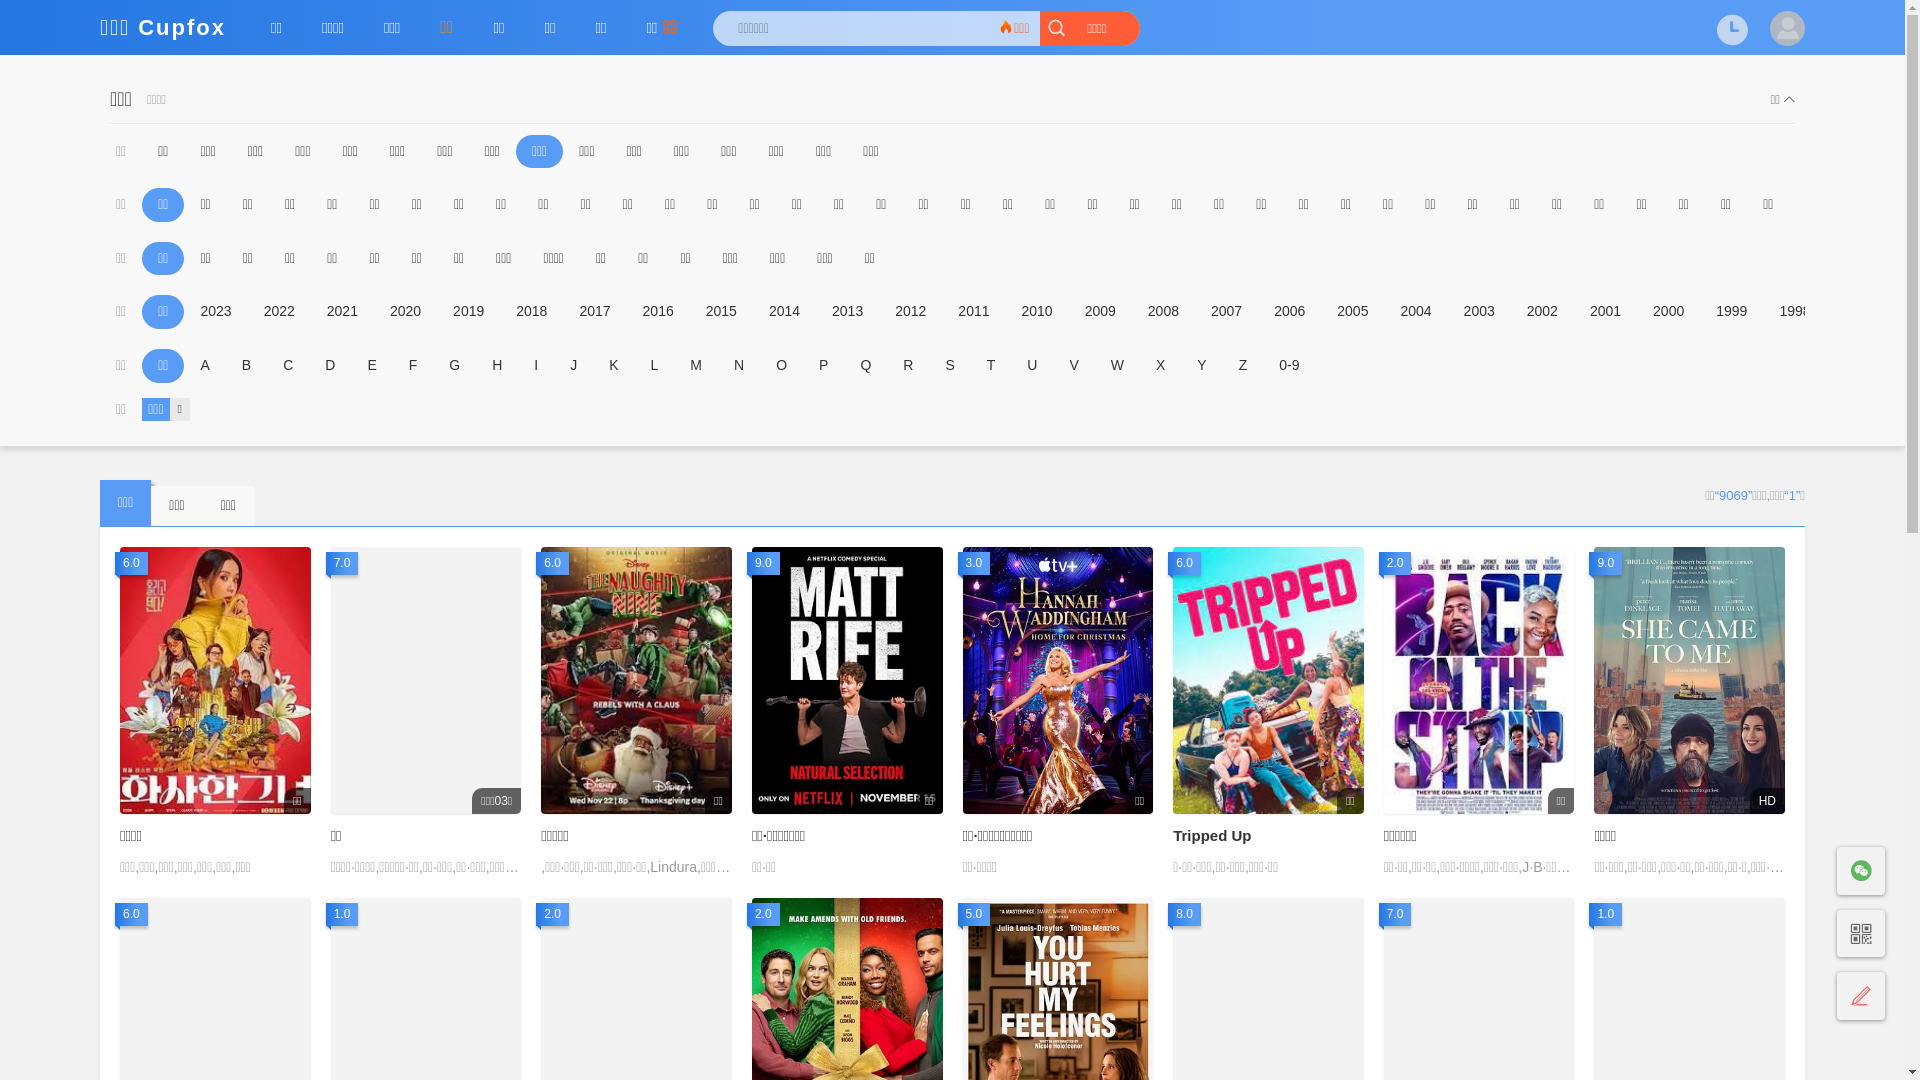  Describe the element at coordinates (278, 312) in the screenshot. I see `'2022'` at that location.